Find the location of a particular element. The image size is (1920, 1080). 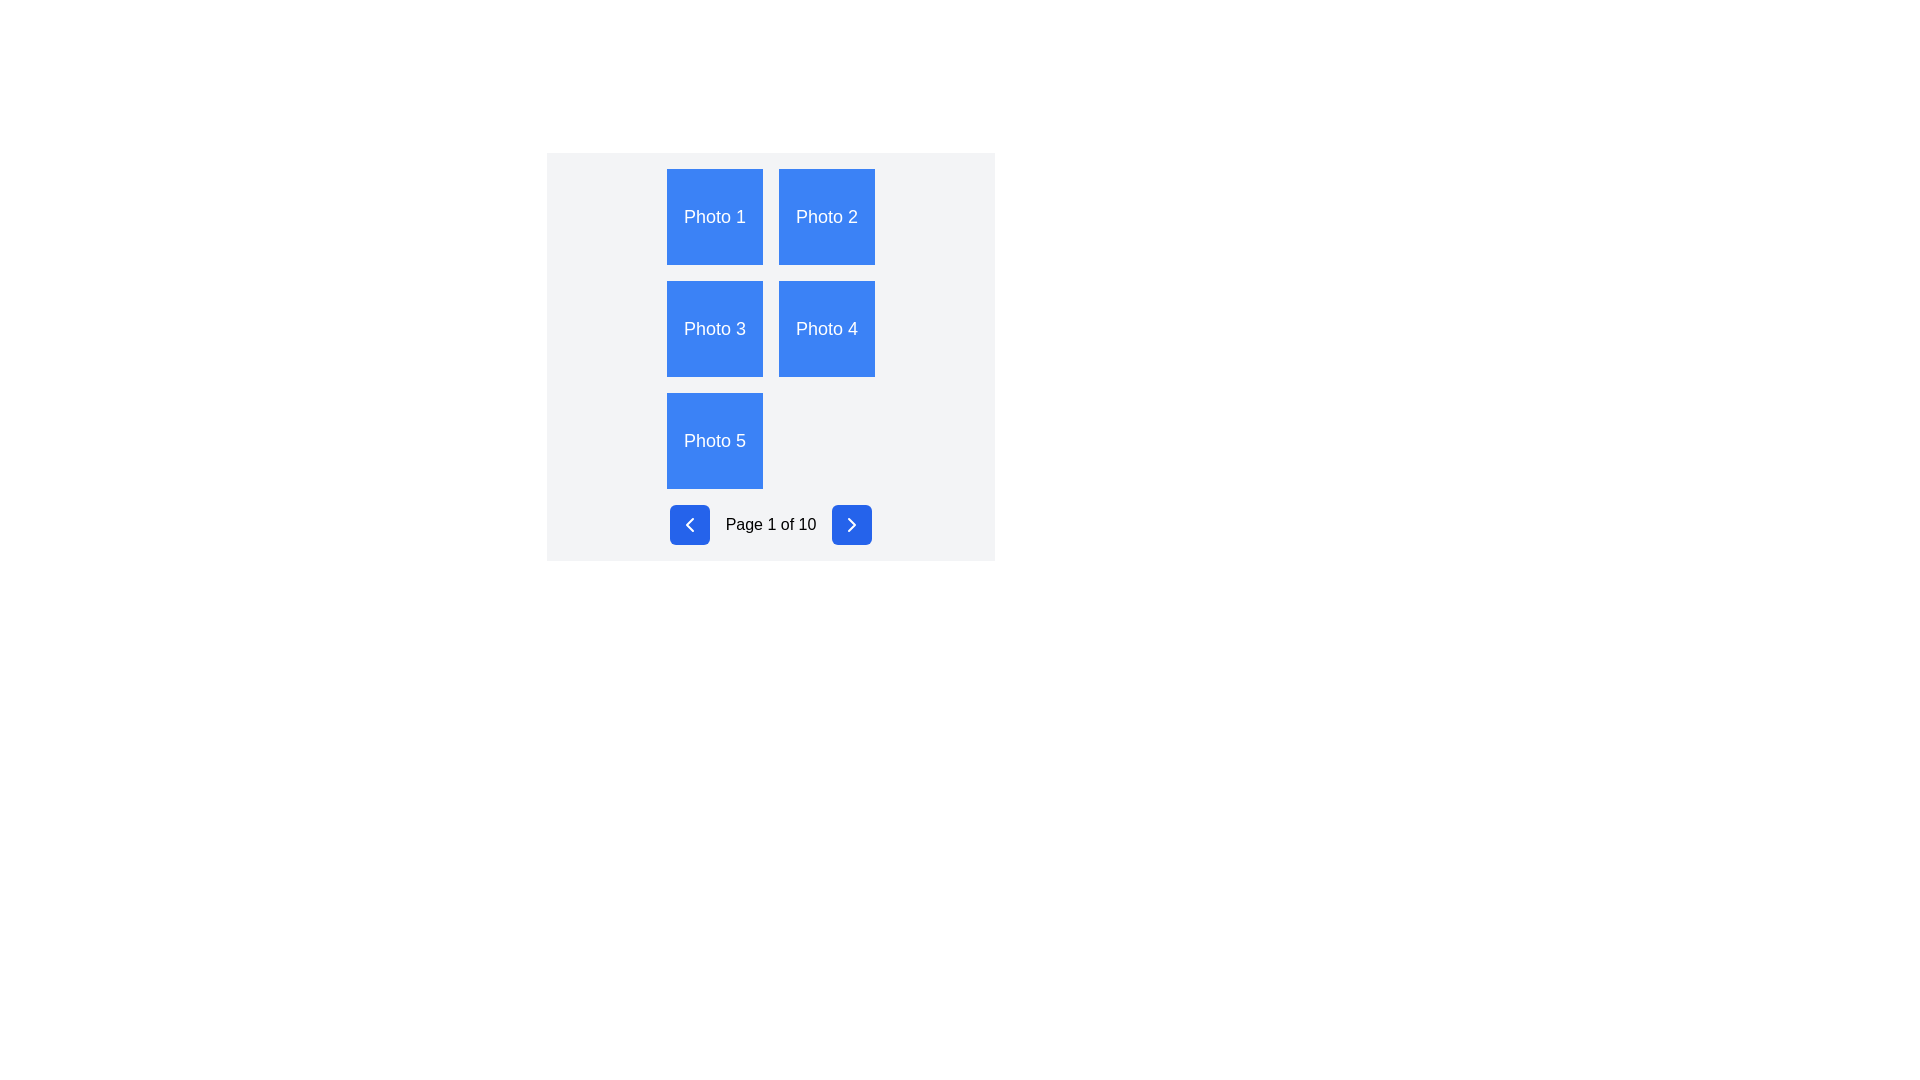

the leftward-pointing chevron-shaped icon in the navigation control section at the bottom of the viewport is located at coordinates (689, 523).